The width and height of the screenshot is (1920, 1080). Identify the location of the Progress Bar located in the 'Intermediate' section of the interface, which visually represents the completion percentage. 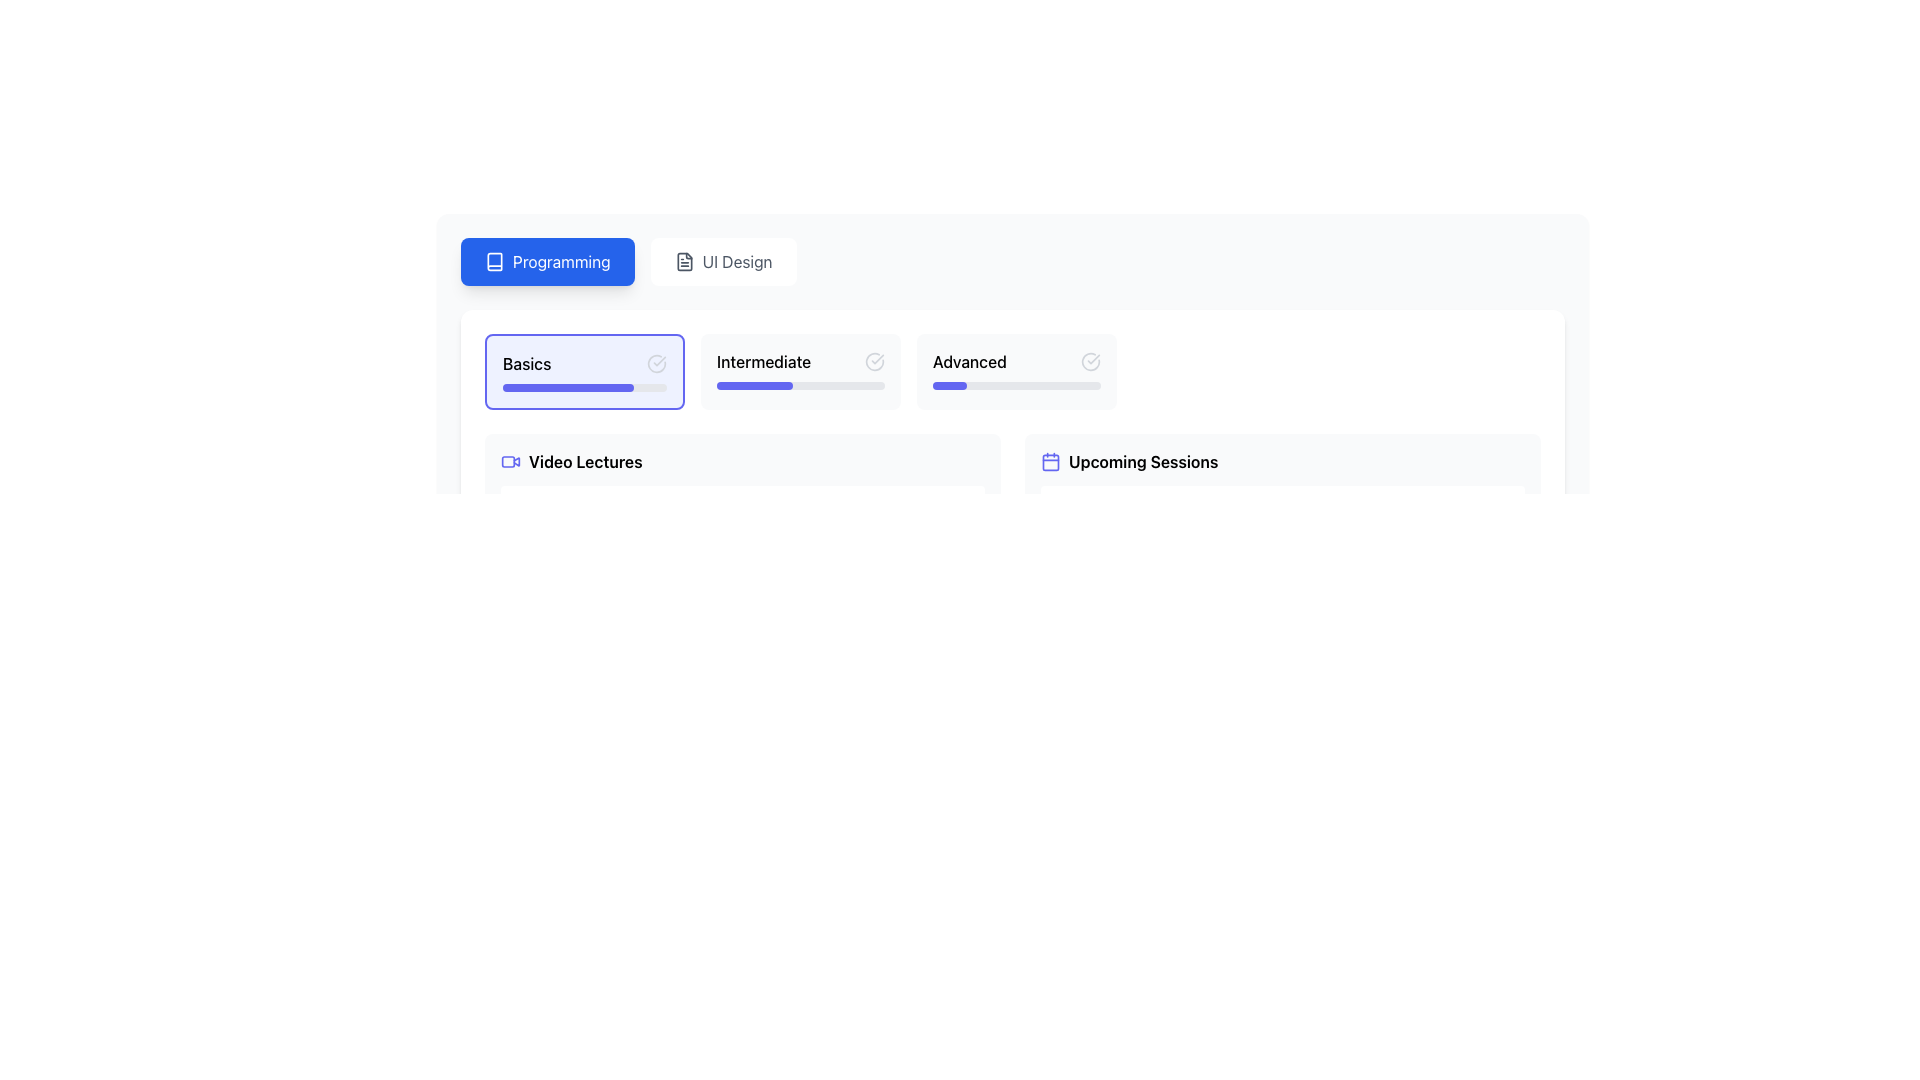
(753, 385).